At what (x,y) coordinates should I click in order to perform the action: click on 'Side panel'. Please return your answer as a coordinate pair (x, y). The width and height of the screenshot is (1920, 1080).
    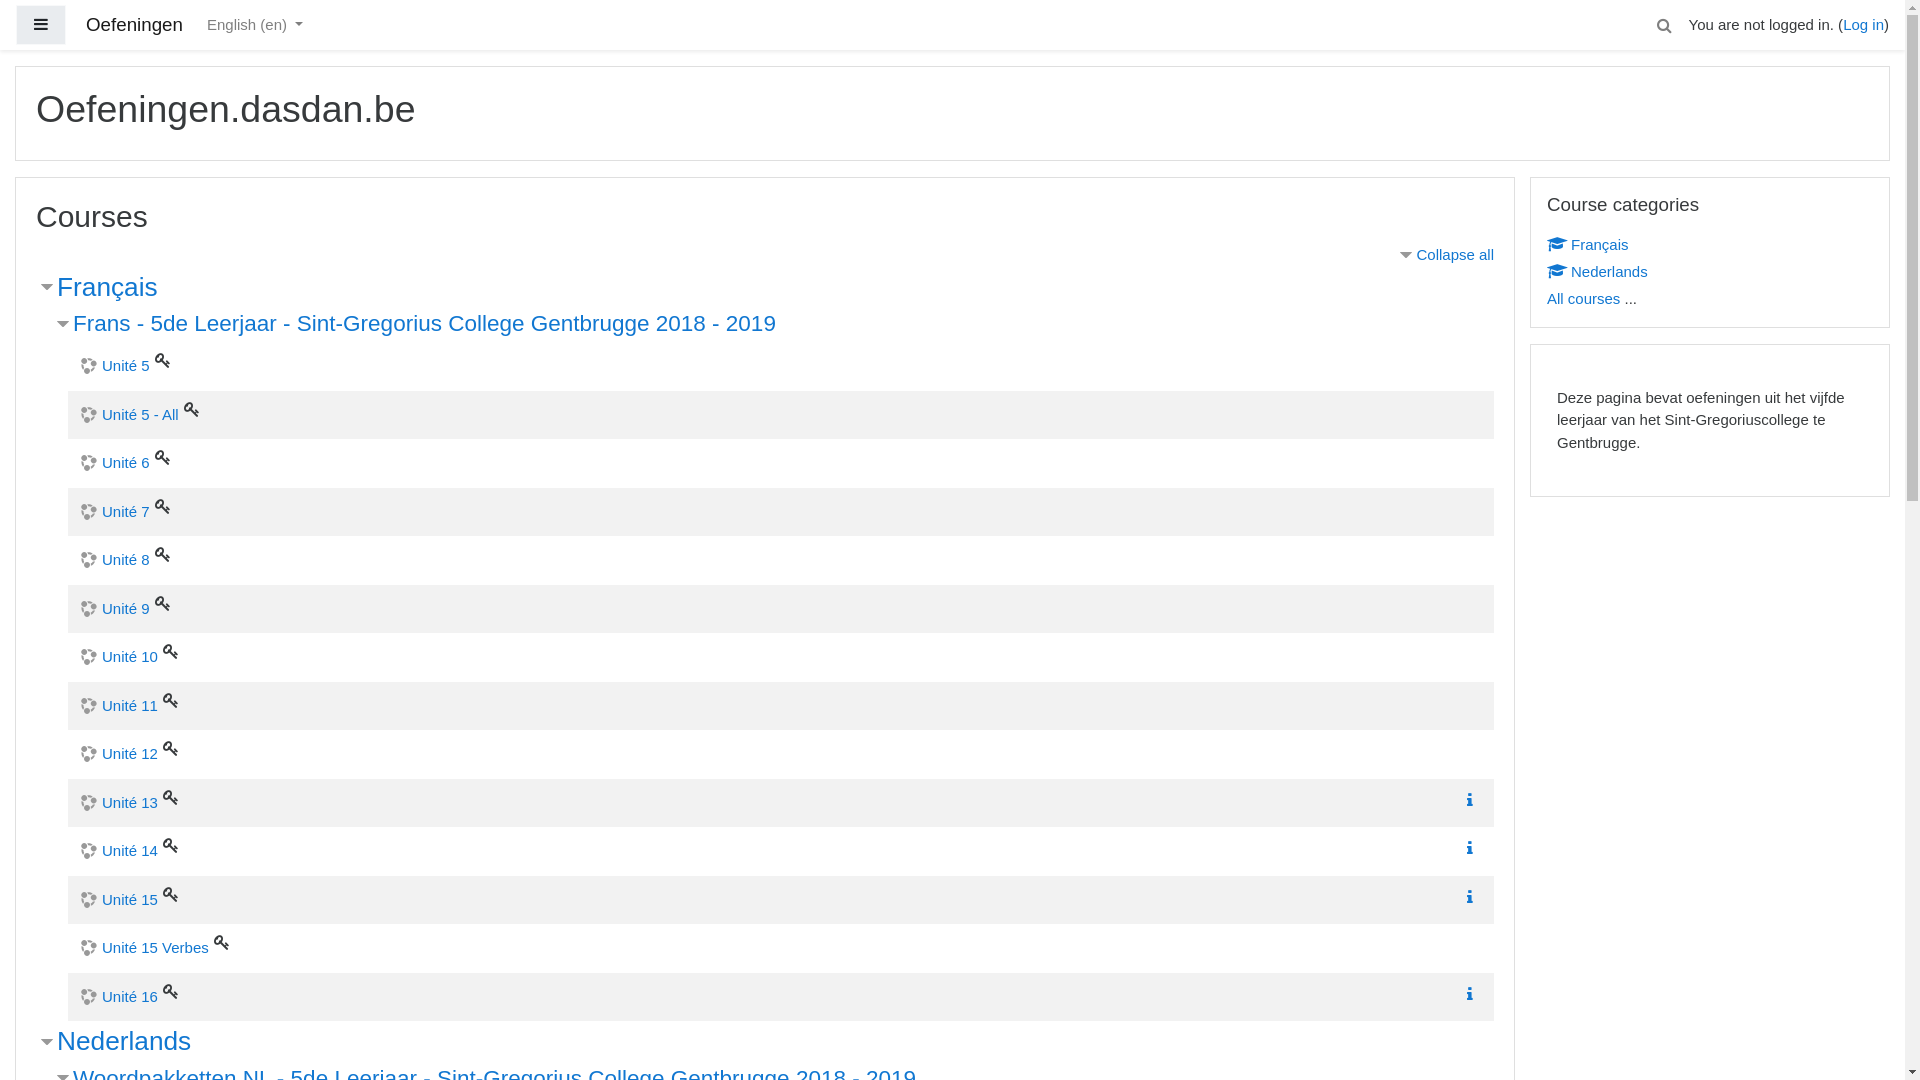
    Looking at the image, I should click on (41, 25).